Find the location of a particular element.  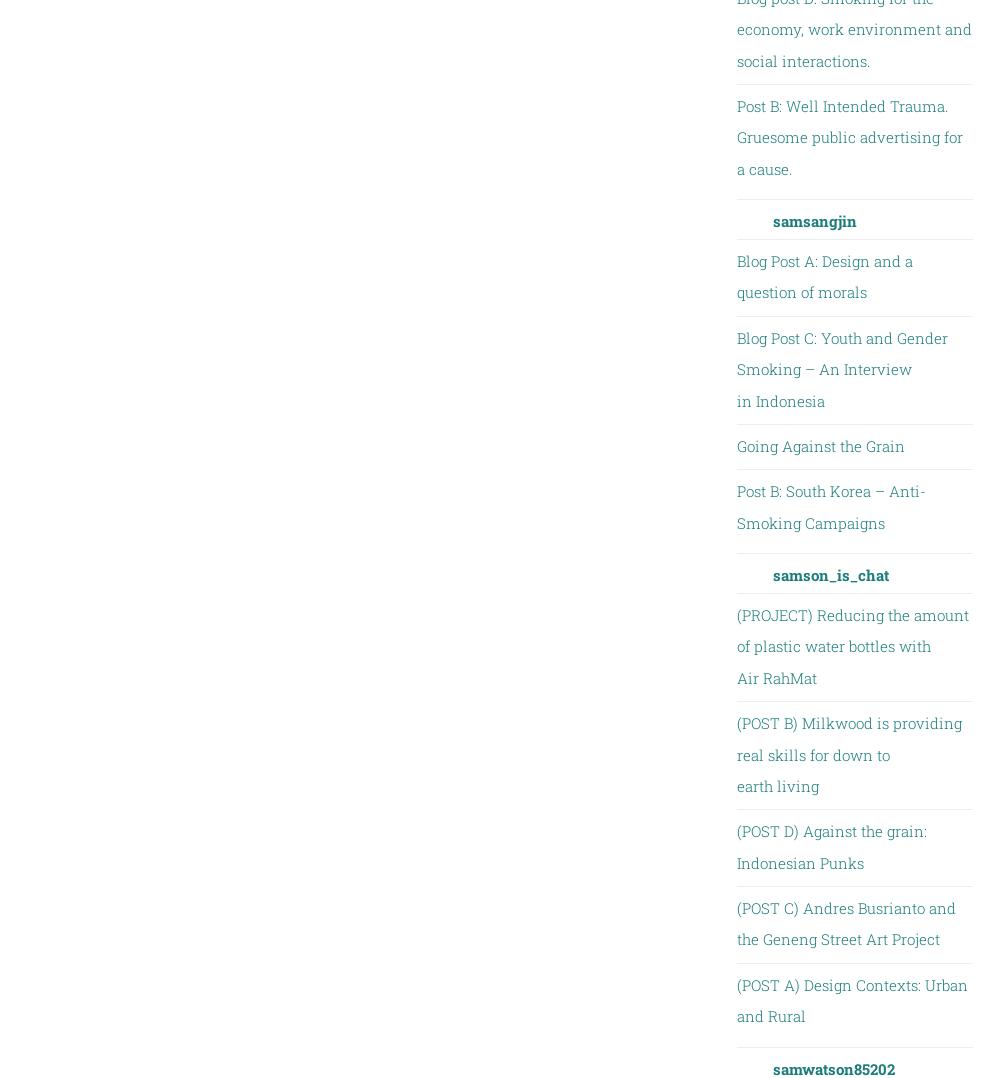

'Post B: Well Intended Trauma. Gruesome public advertising for a cause.' is located at coordinates (848, 136).